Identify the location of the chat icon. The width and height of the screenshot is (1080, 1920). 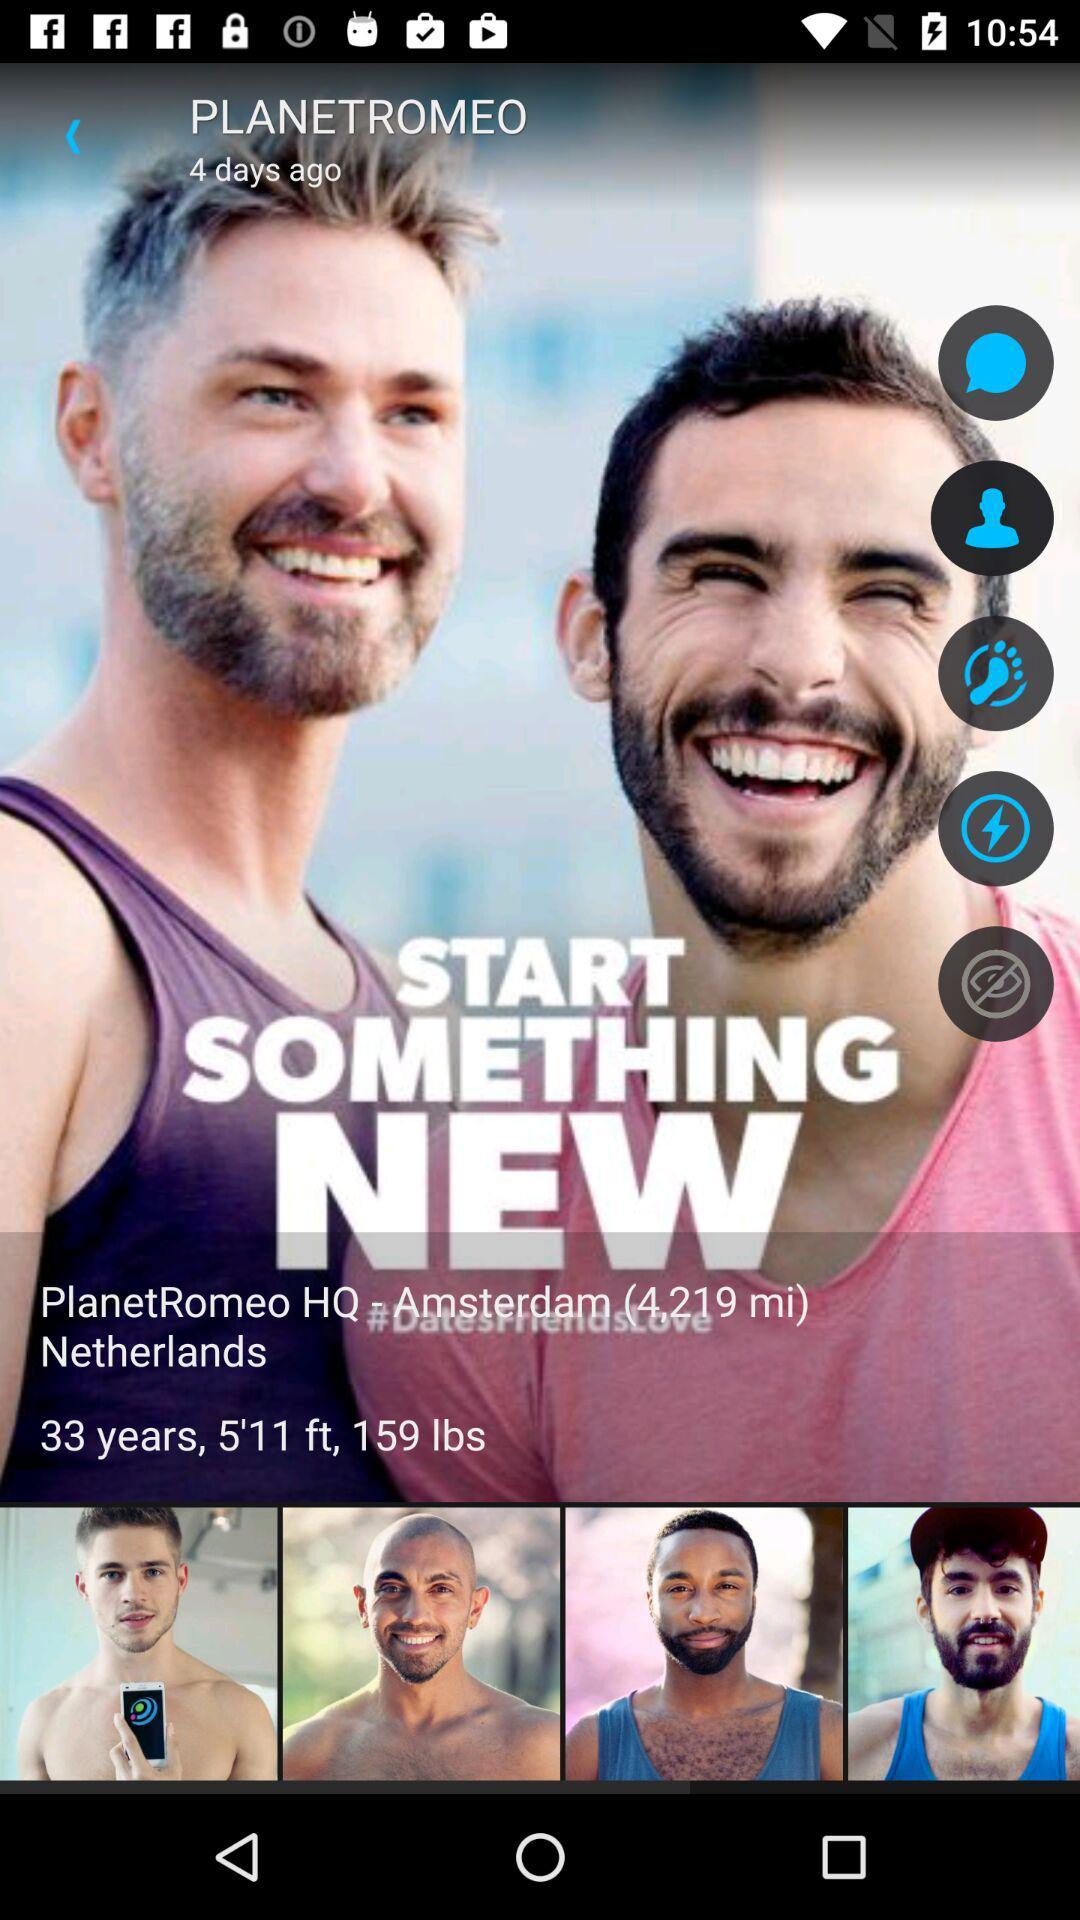
(995, 363).